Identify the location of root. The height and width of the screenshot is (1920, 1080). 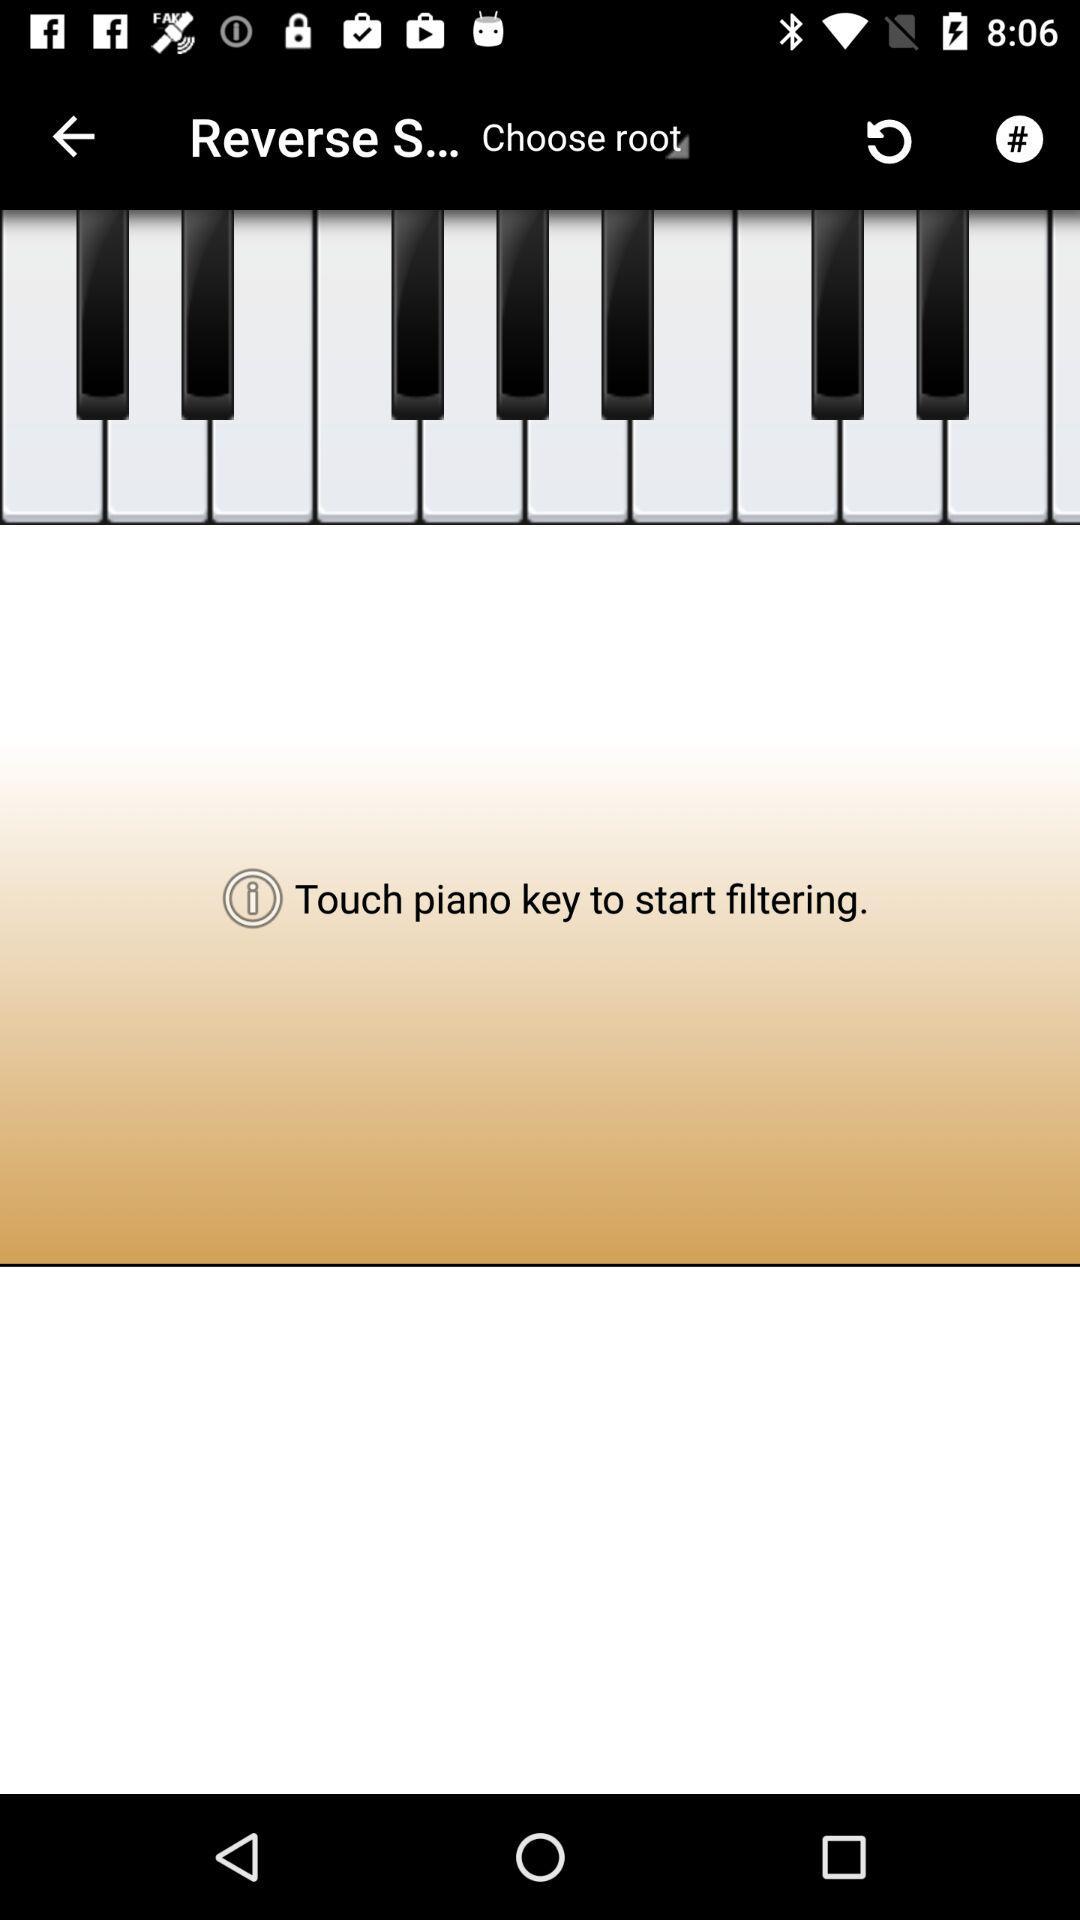
(585, 135).